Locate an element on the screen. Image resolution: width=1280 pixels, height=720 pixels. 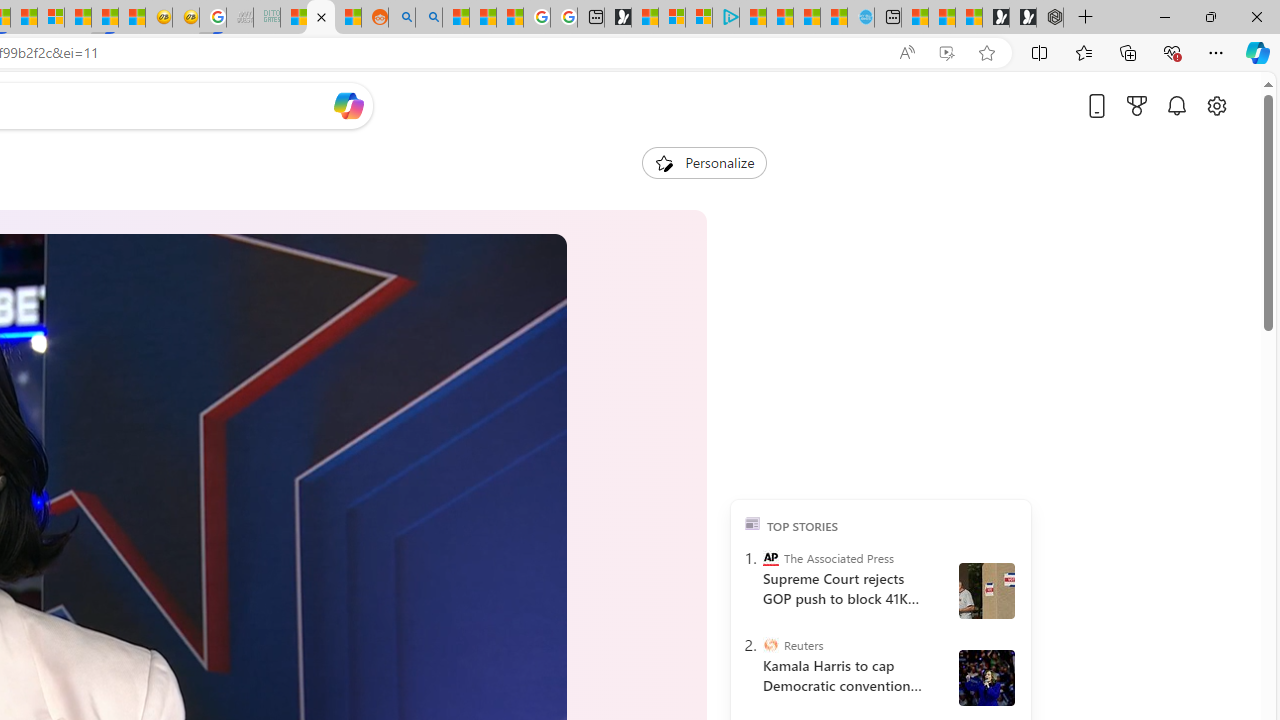
'Home | Sky Blue Bikes - Sky Blue Bikes' is located at coordinates (860, 17).